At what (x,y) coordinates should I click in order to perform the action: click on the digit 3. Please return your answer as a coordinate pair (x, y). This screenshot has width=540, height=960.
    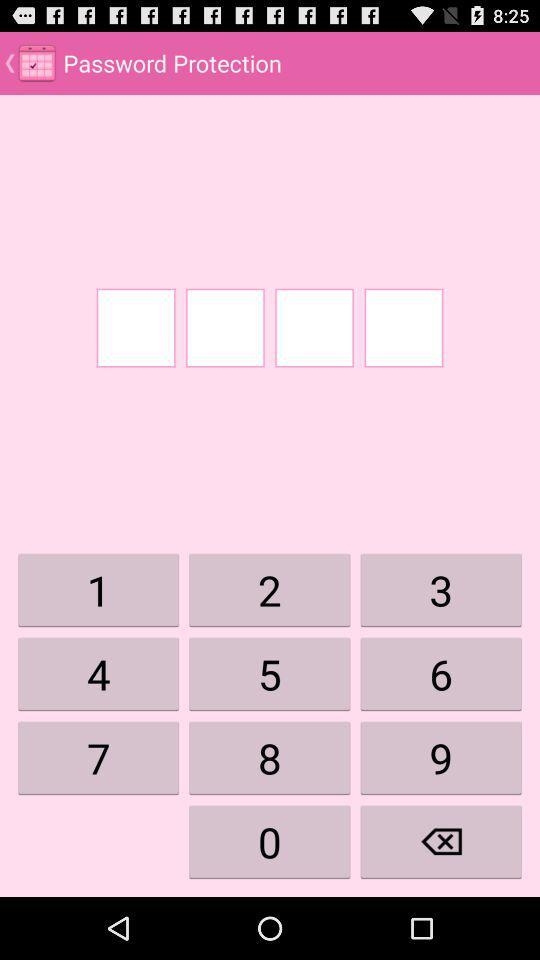
    Looking at the image, I should click on (441, 590).